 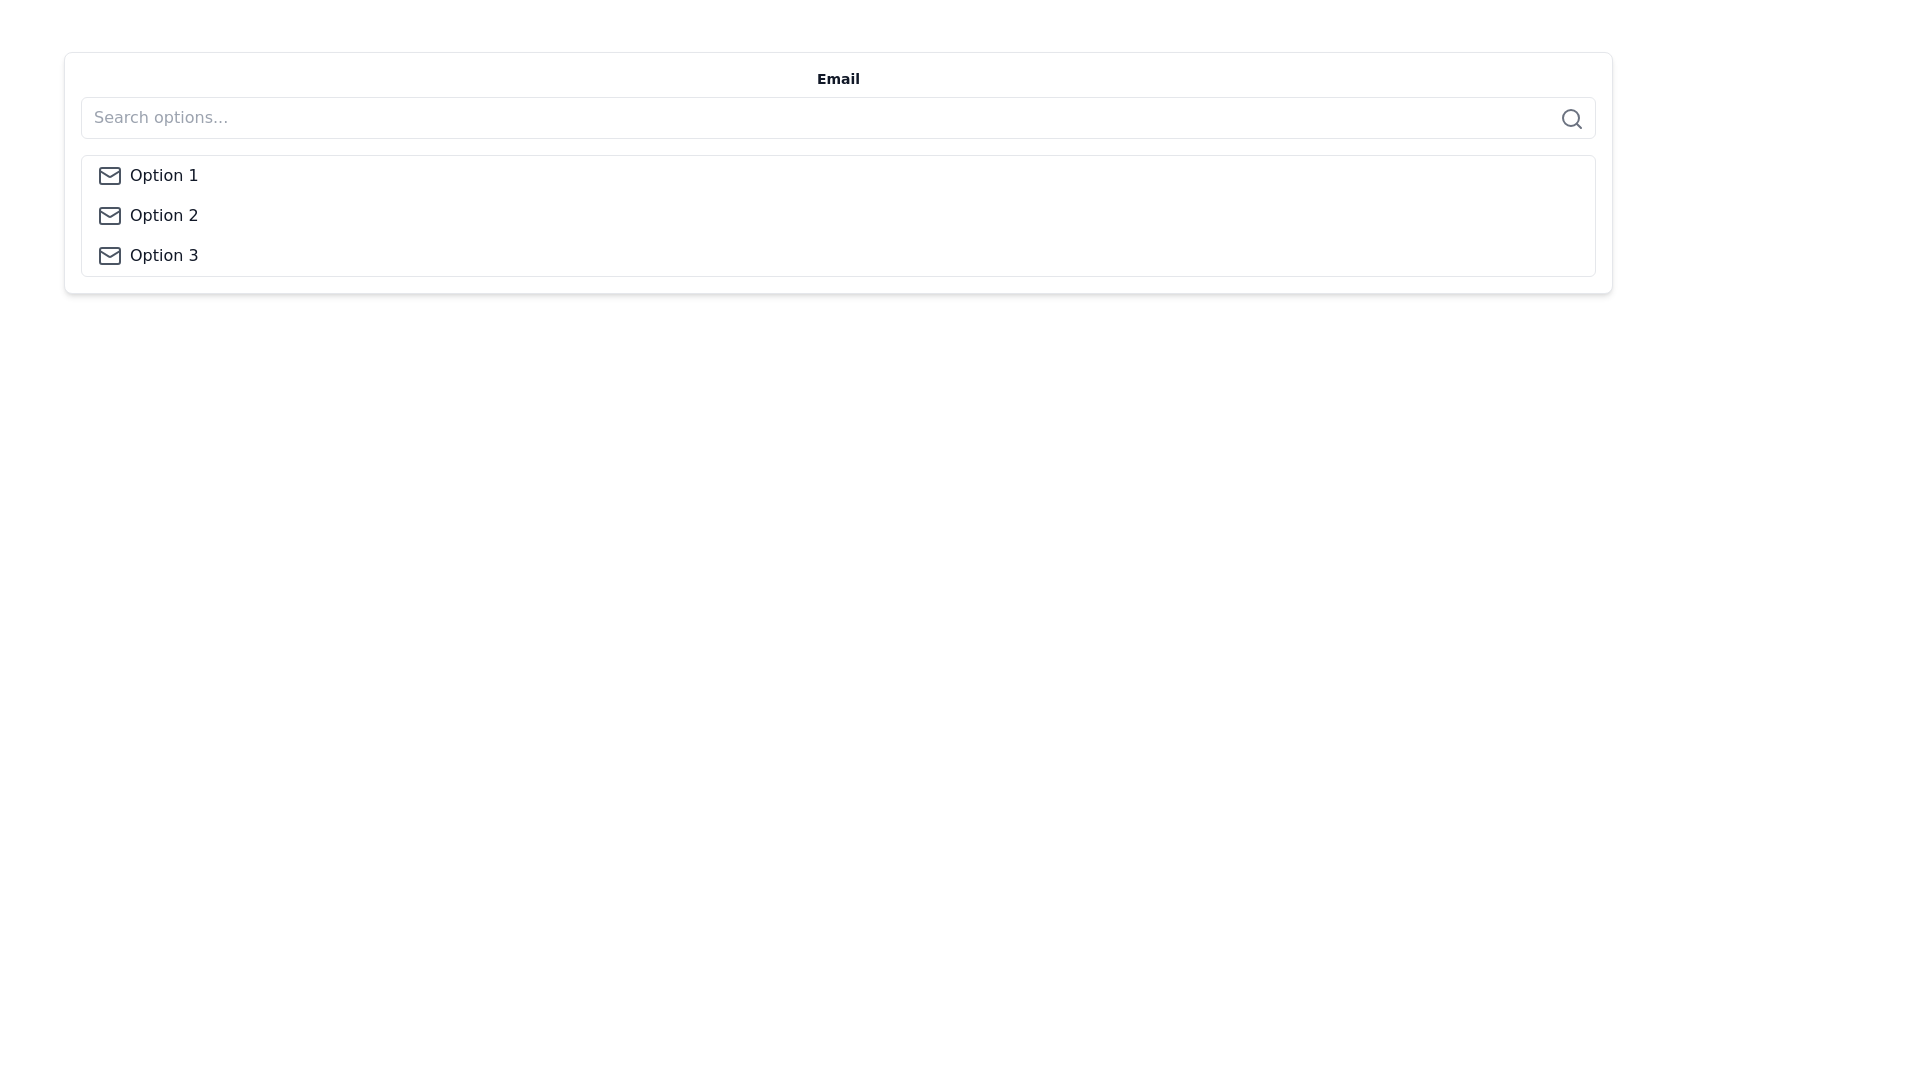 I want to click on the email-related icon located at the very left of the 'Option 3' row in the list of options, so click(x=109, y=254).